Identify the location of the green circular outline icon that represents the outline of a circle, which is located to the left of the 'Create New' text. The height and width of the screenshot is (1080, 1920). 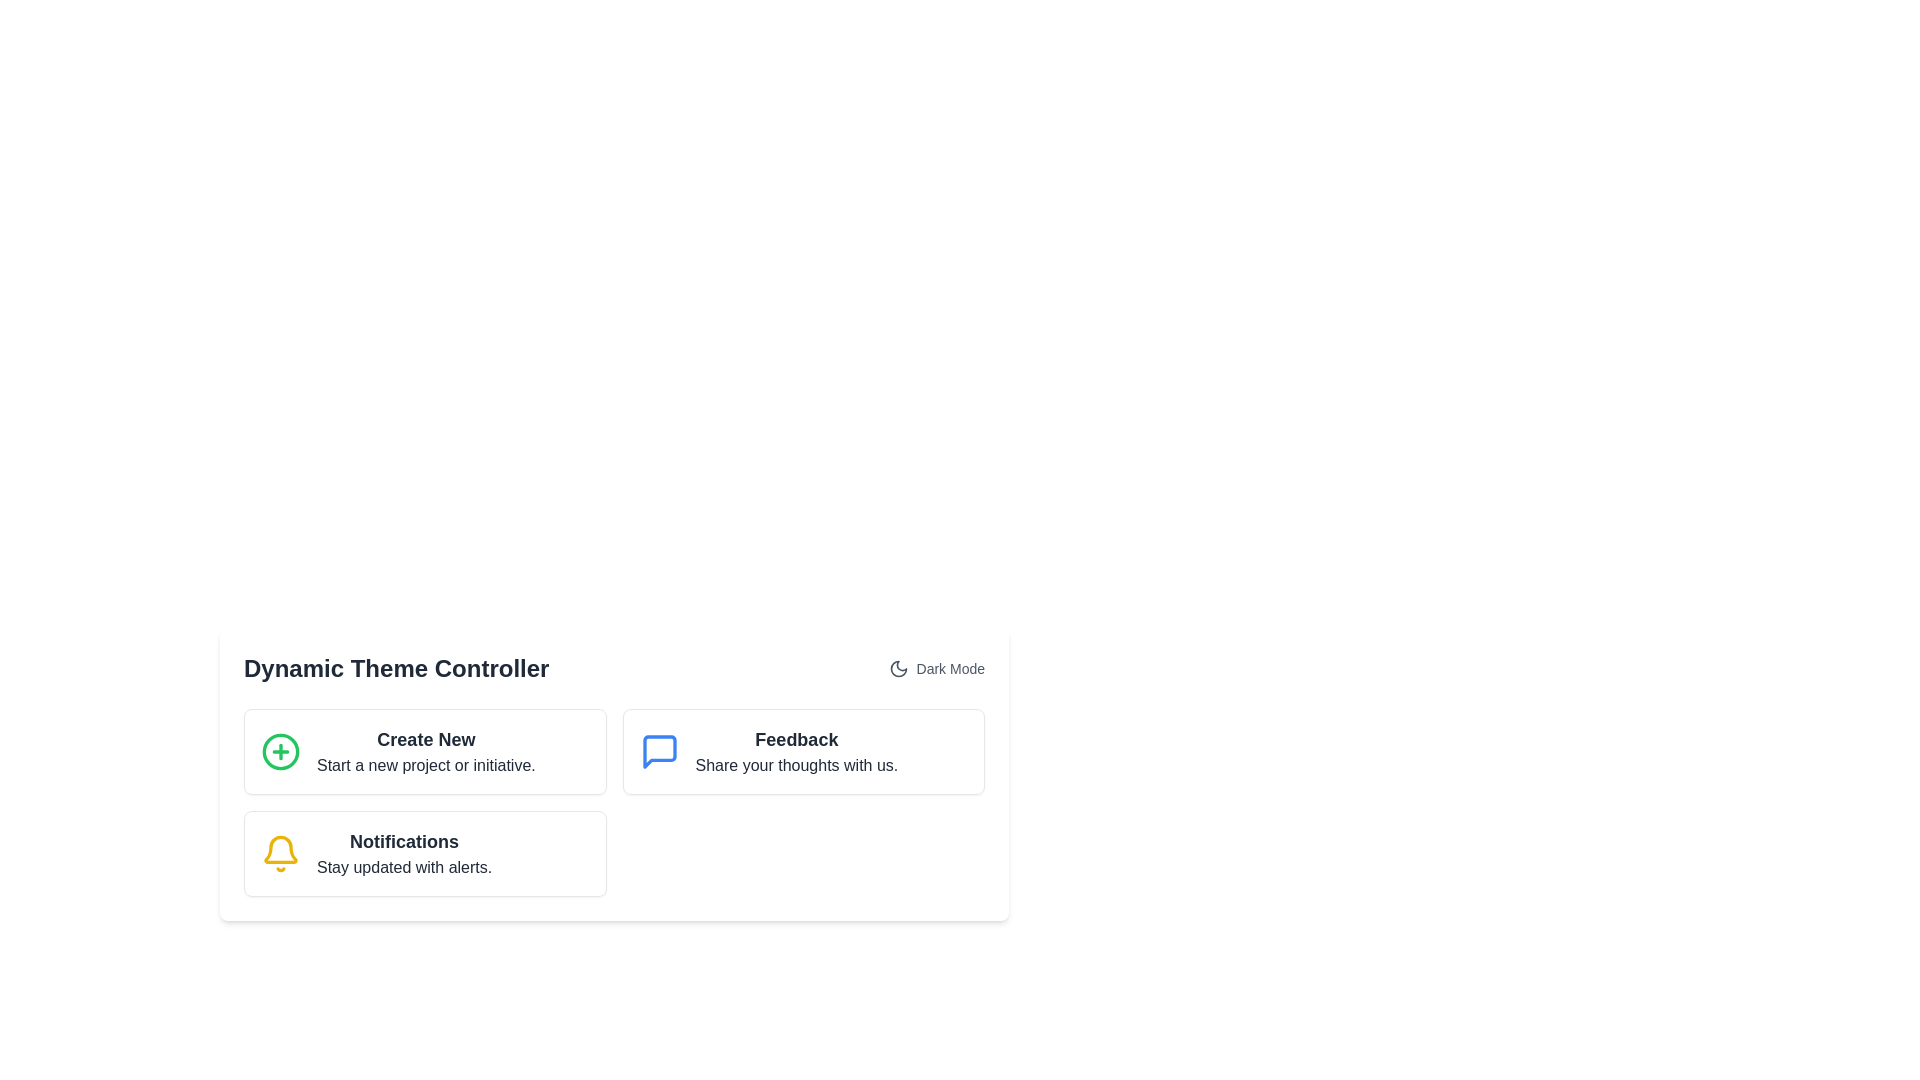
(280, 752).